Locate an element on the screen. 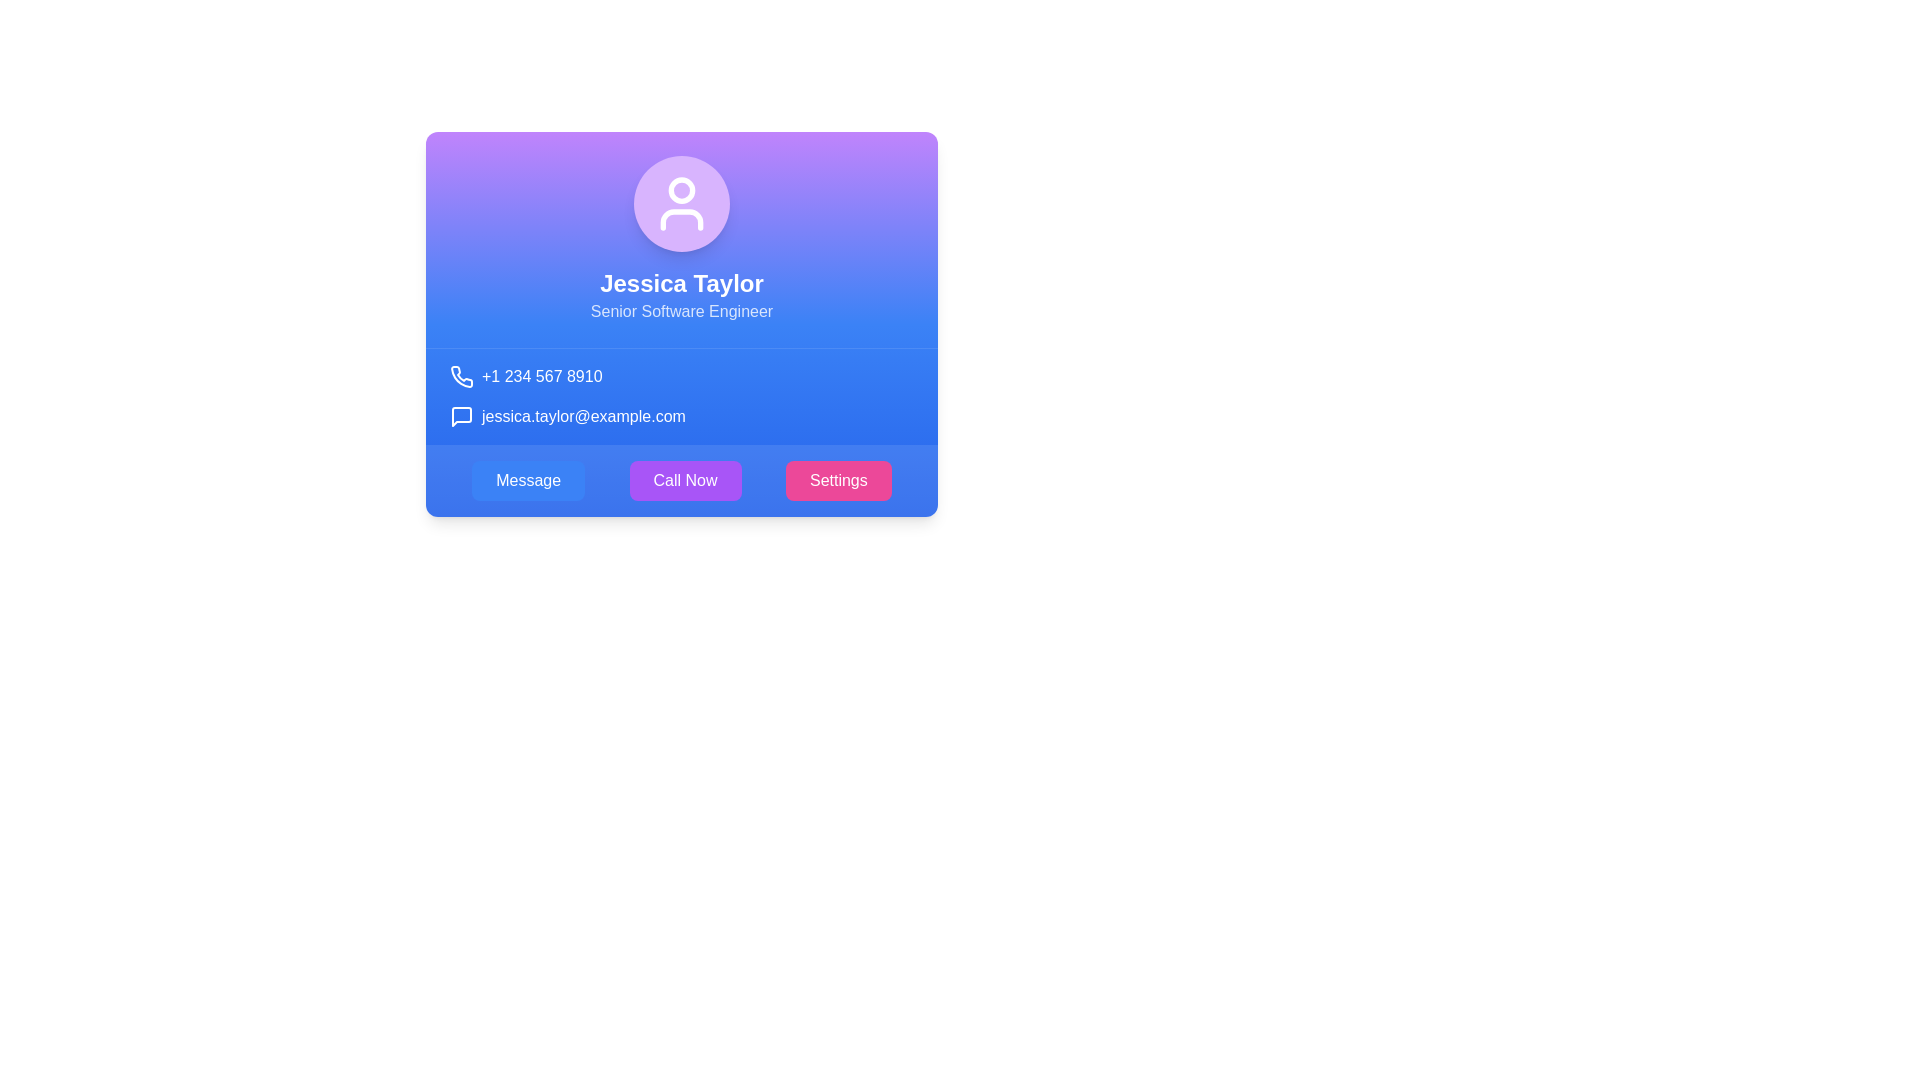 The image size is (1920, 1080). the email address 'jessica.taylor@example.com' with a message square icon, which is located below the phone number in the blue section of the contact card interface is located at coordinates (681, 415).